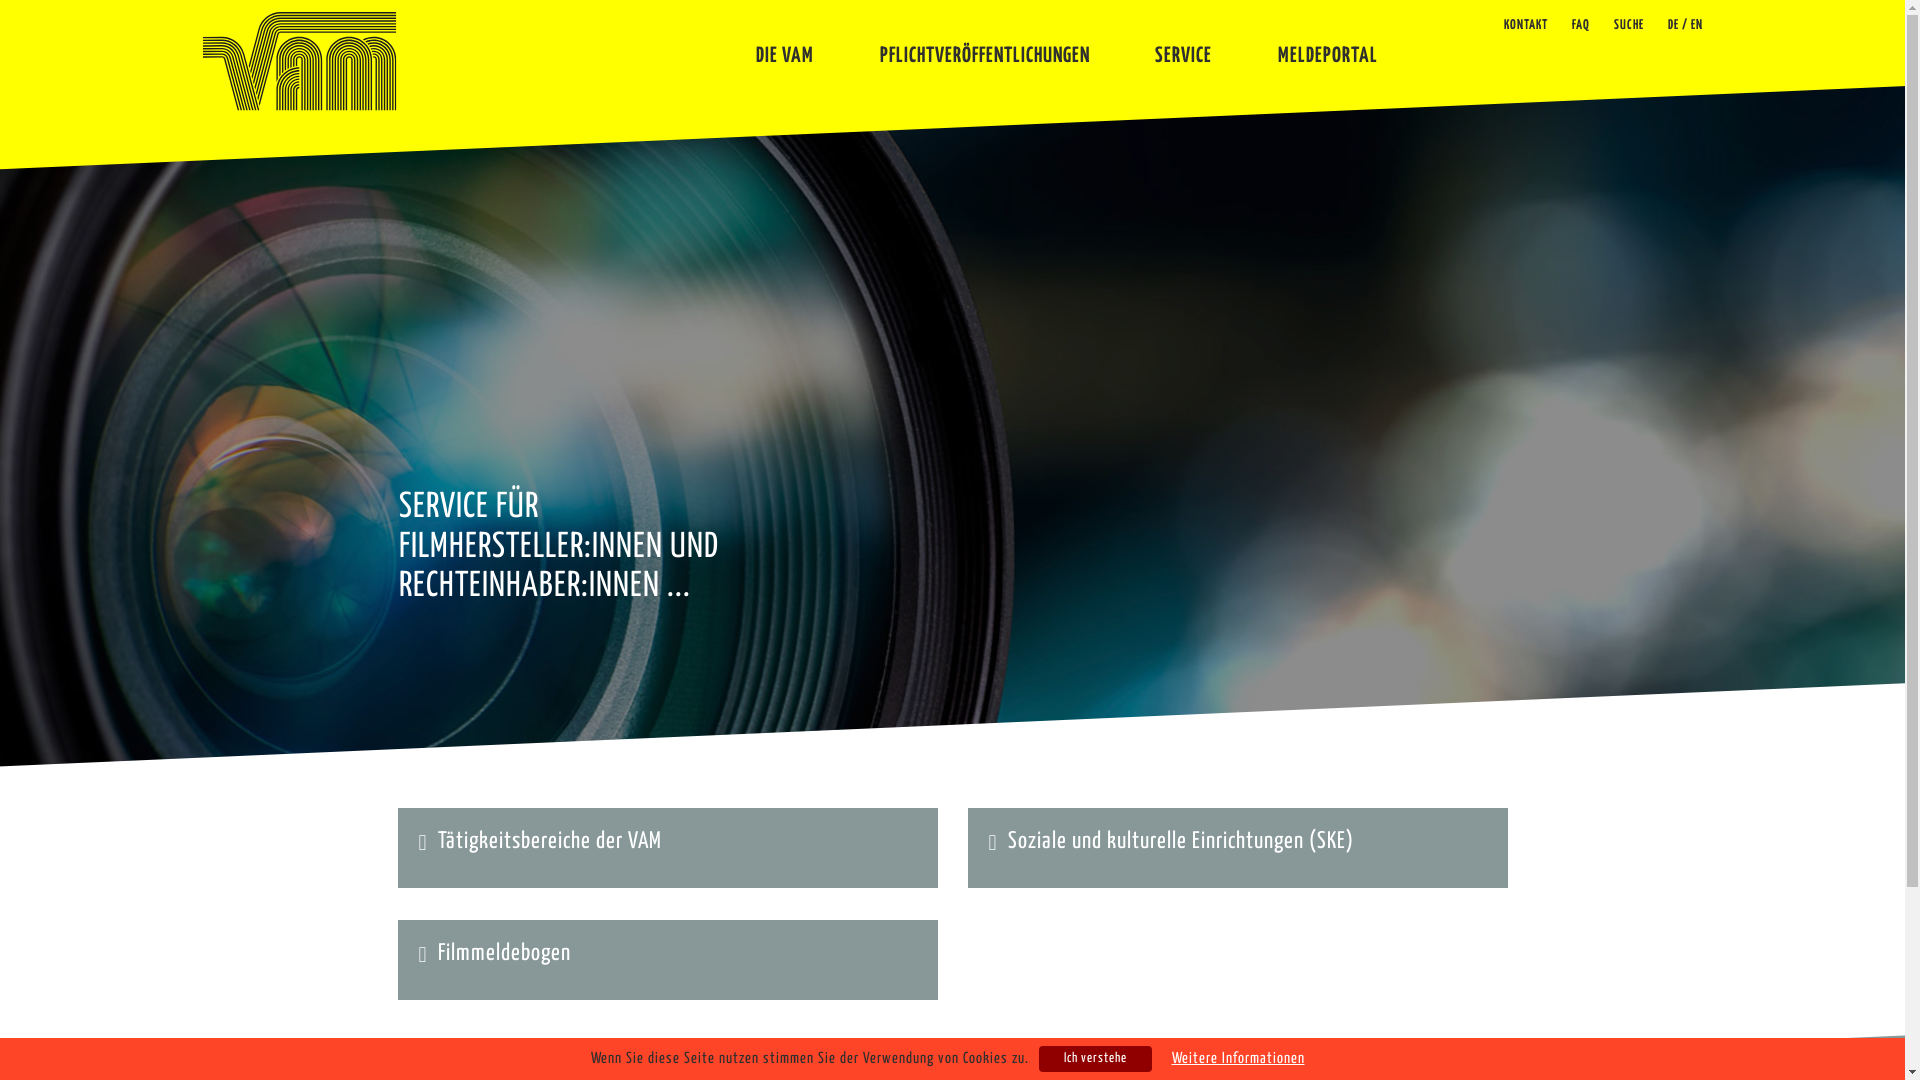 The height and width of the screenshot is (1080, 1920). Describe the element at coordinates (1525, 25) in the screenshot. I see `'KONTAKT'` at that location.